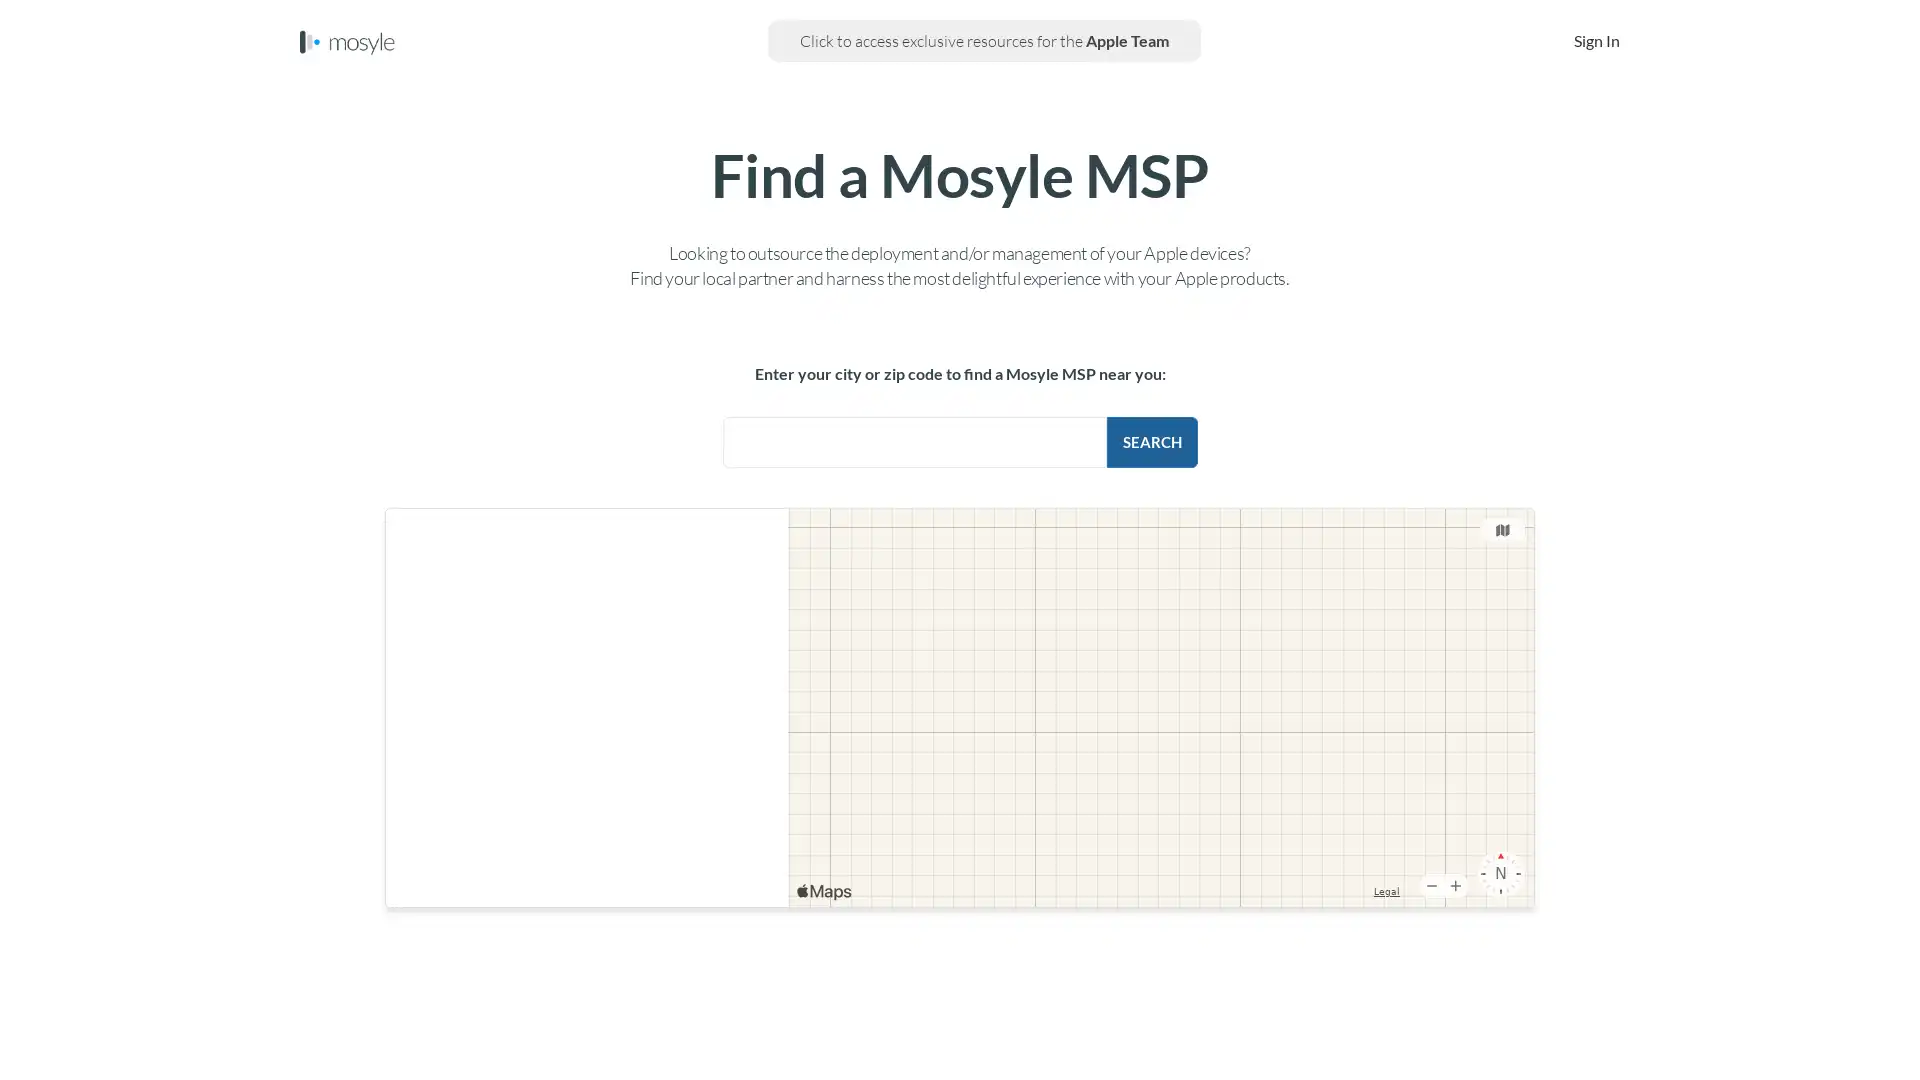  Describe the element at coordinates (1429, 885) in the screenshot. I see `Zoom Out` at that location.